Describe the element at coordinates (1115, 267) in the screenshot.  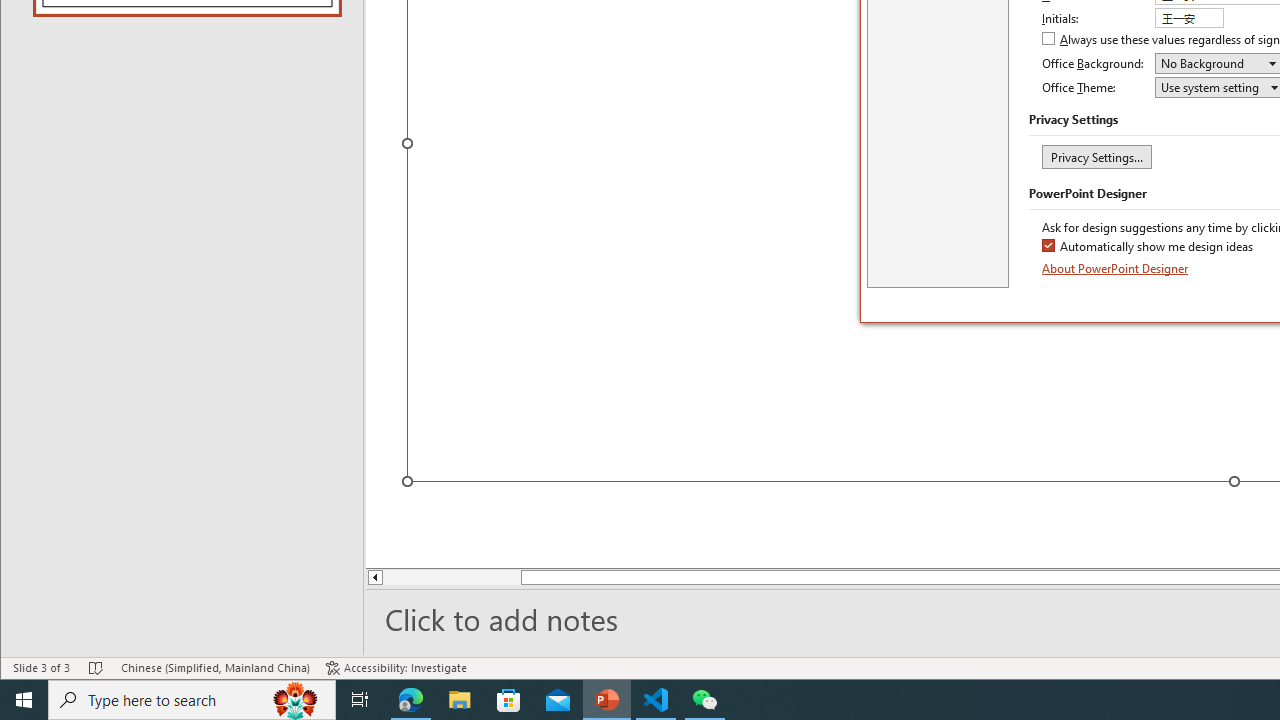
I see `'About PowerPoint Designer'` at that location.